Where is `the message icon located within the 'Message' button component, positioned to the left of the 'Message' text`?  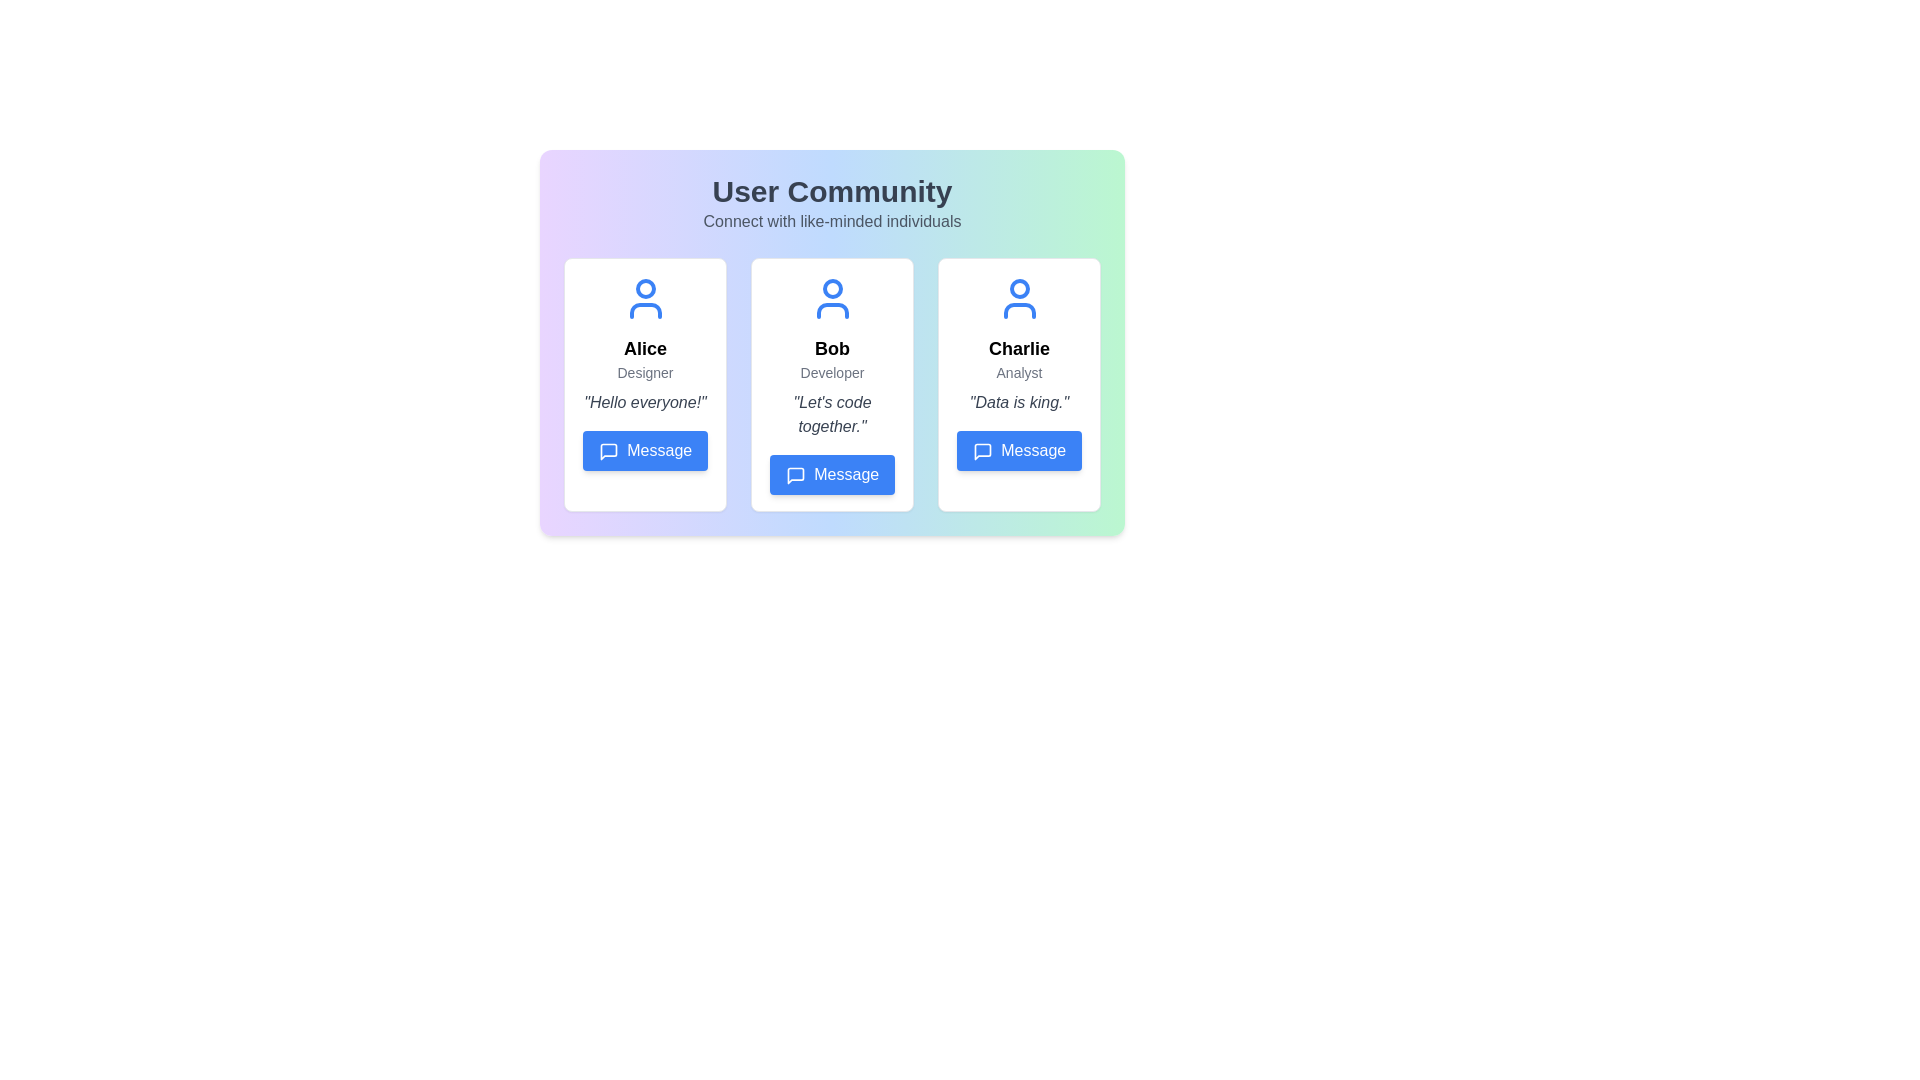
the message icon located within the 'Message' button component, positioned to the left of the 'Message' text is located at coordinates (794, 475).